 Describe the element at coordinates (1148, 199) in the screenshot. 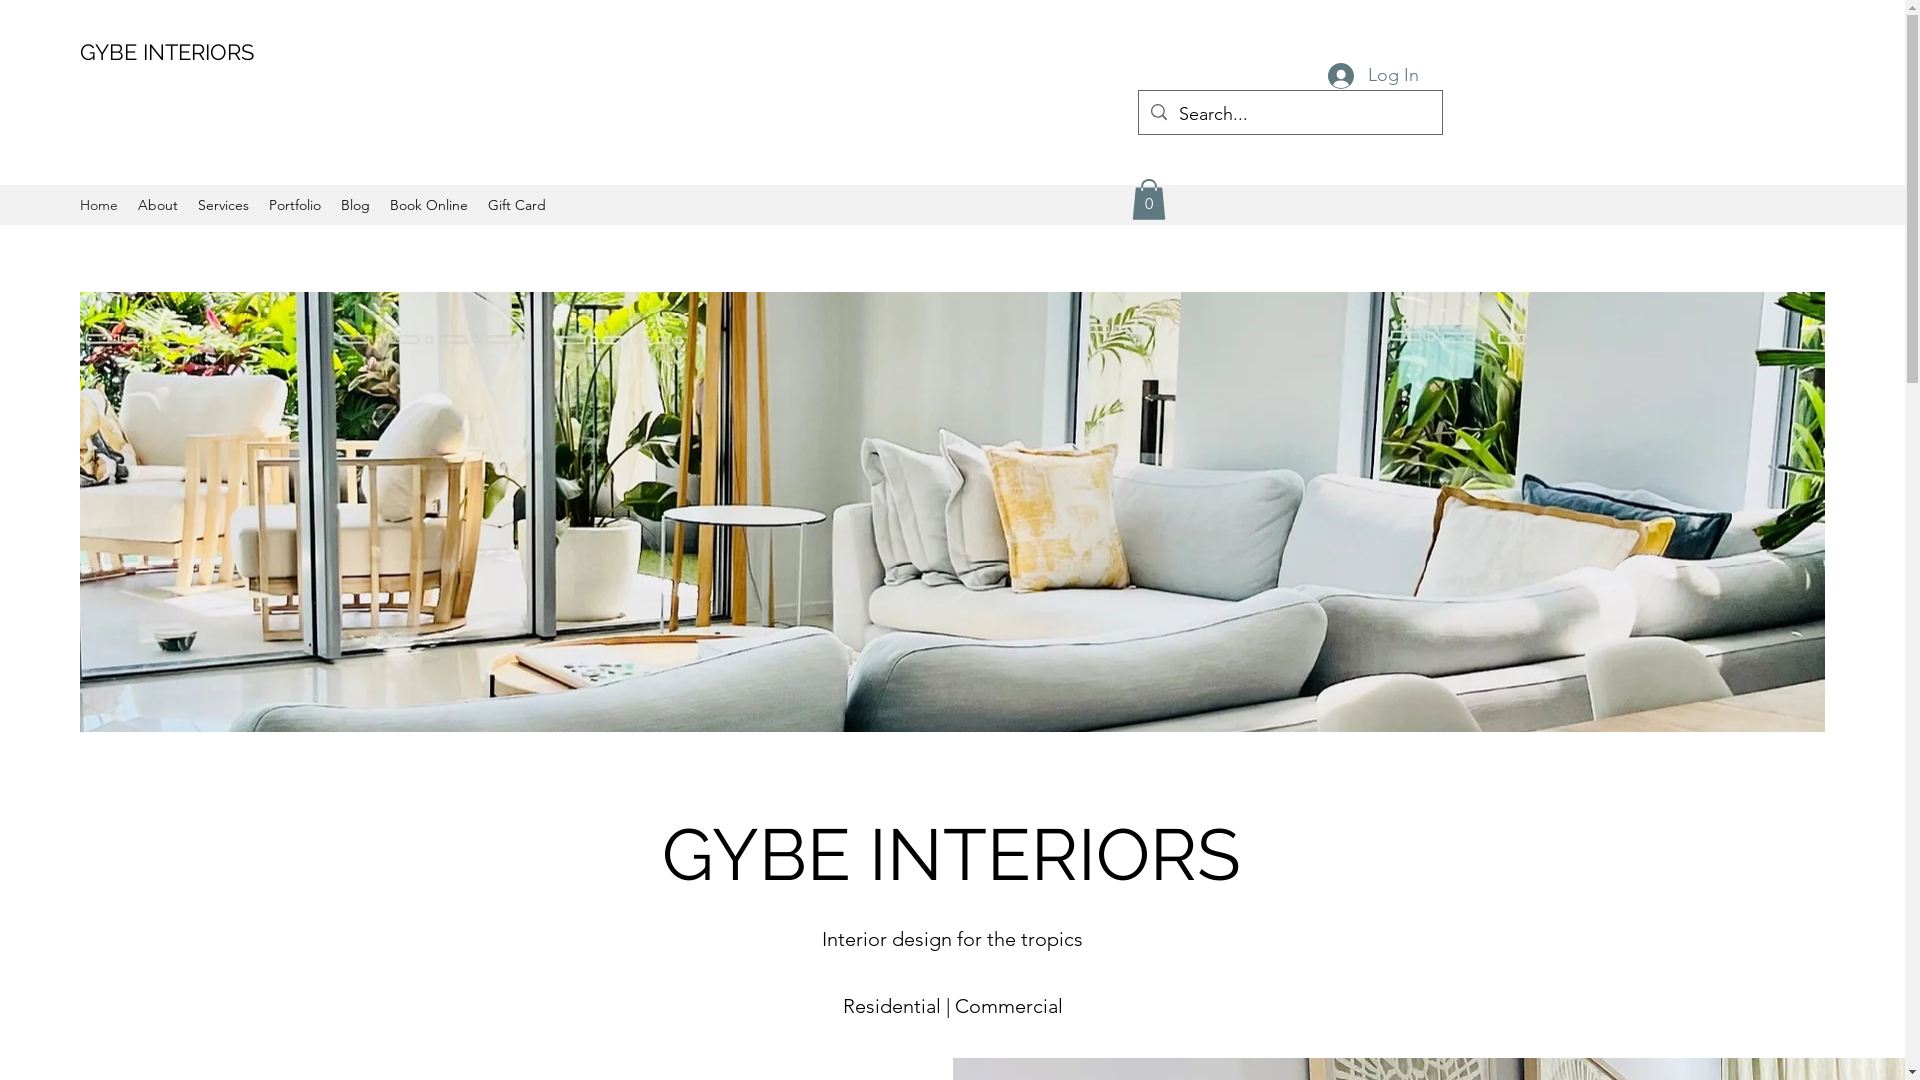

I see `'0'` at that location.